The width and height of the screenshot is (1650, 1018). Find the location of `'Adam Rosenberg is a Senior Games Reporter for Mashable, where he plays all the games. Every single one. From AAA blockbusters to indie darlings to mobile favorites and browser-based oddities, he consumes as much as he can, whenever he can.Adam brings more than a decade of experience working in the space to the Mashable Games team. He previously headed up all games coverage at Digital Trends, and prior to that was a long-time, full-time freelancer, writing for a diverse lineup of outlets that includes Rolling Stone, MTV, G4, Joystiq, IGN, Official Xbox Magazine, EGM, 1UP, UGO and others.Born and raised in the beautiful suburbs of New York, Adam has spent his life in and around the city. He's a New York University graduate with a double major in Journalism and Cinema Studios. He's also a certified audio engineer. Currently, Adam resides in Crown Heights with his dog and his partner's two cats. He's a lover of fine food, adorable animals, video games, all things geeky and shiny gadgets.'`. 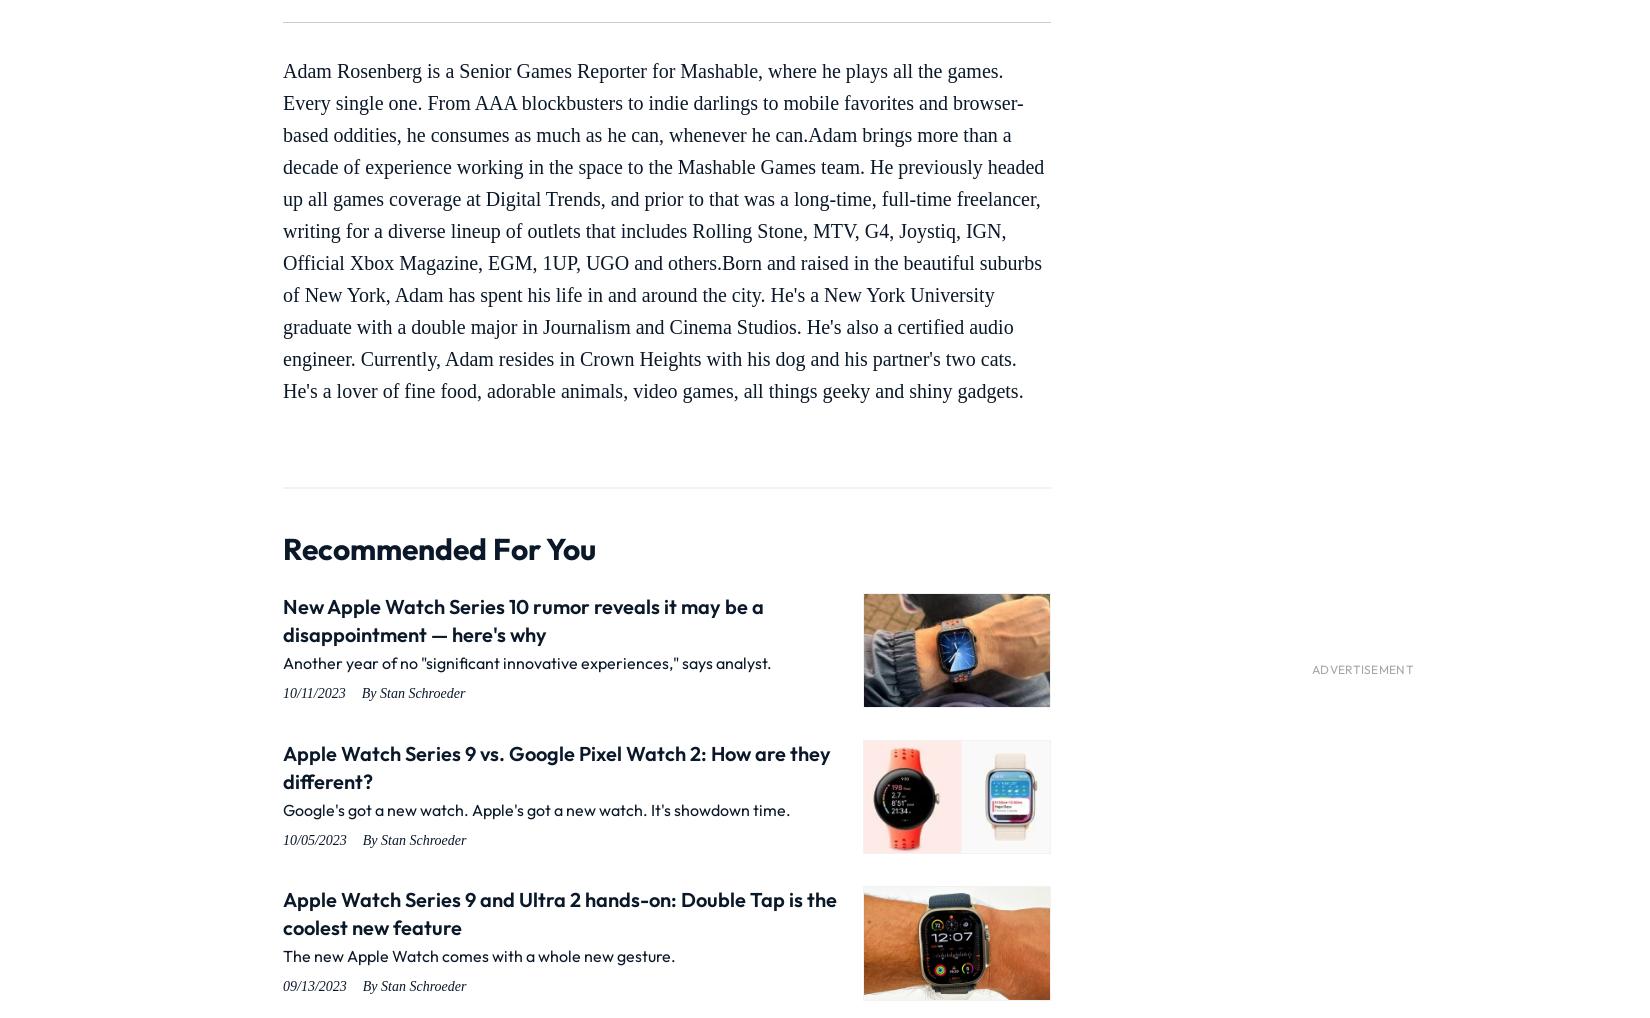

'Adam Rosenberg is a Senior Games Reporter for Mashable, where he plays all the games. Every single one. From AAA blockbusters to indie darlings to mobile favorites and browser-based oddities, he consumes as much as he can, whenever he can.Adam brings more than a decade of experience working in the space to the Mashable Games team. He previously headed up all games coverage at Digital Trends, and prior to that was a long-time, full-time freelancer, writing for a diverse lineup of outlets that includes Rolling Stone, MTV, G4, Joystiq, IGN, Official Xbox Magazine, EGM, 1UP, UGO and others.Born and raised in the beautiful suburbs of New York, Adam has spent his life in and around the city. He's a New York University graduate with a double major in Journalism and Cinema Studios. He's also a certified audio engineer. Currently, Adam resides in Crown Heights with his dog and his partner's two cats. He's a lover of fine food, adorable animals, video games, all things geeky and shiny gadgets.' is located at coordinates (282, 229).